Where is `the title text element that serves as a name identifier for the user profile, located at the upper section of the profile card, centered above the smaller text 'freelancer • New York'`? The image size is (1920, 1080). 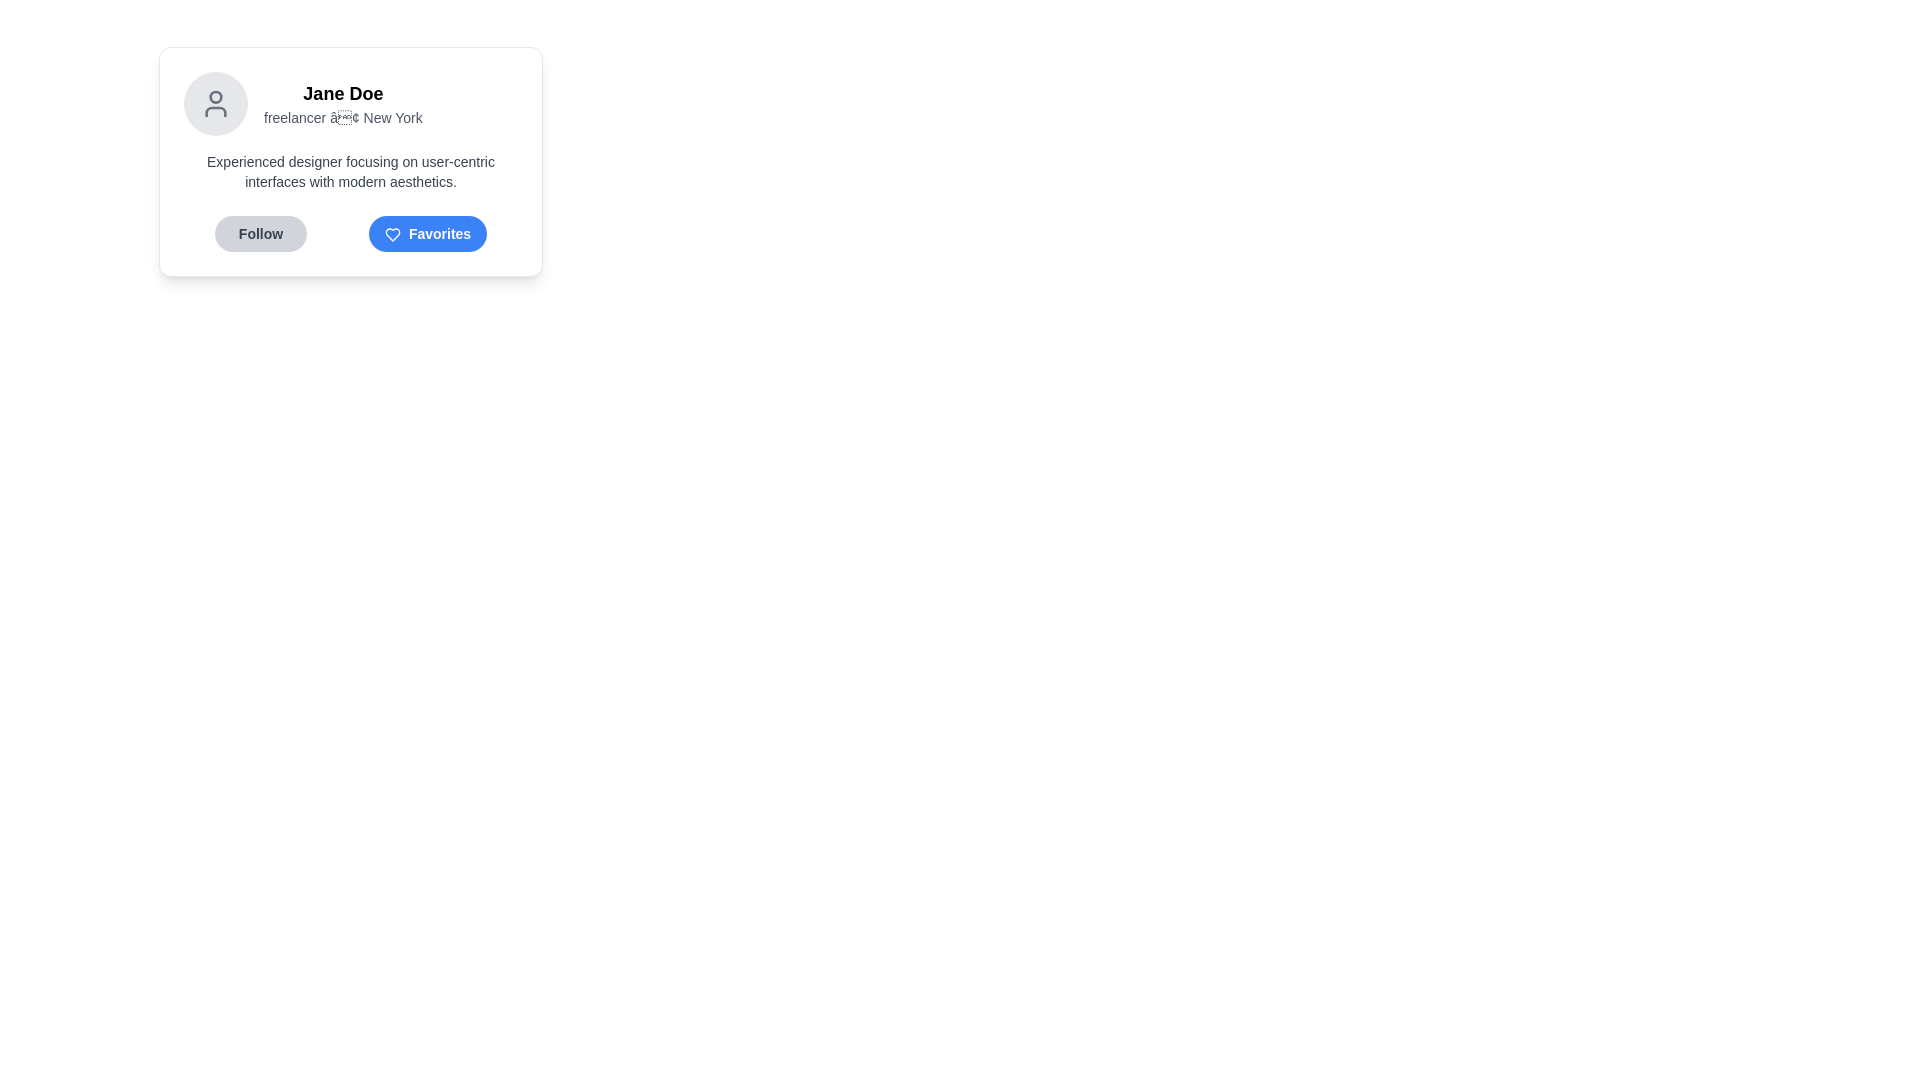 the title text element that serves as a name identifier for the user profile, located at the upper section of the profile card, centered above the smaller text 'freelancer • New York' is located at coordinates (343, 93).